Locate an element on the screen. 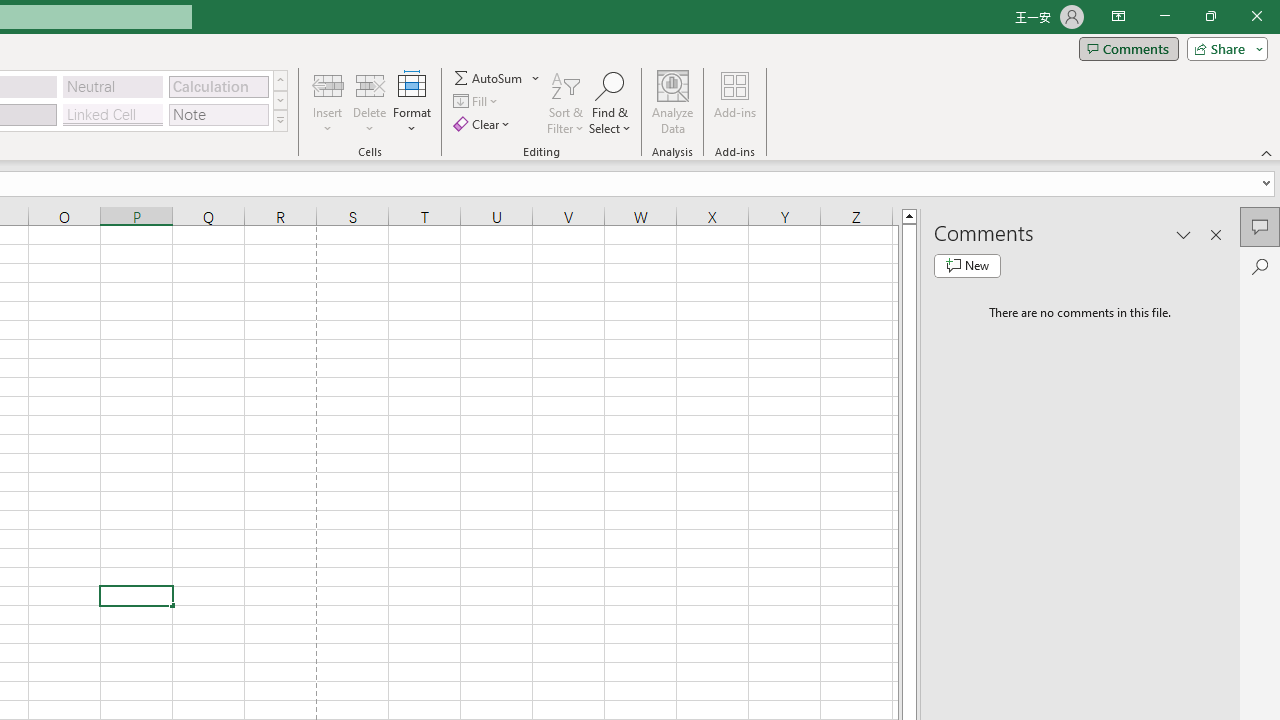  'Linked Cell' is located at coordinates (112, 114).